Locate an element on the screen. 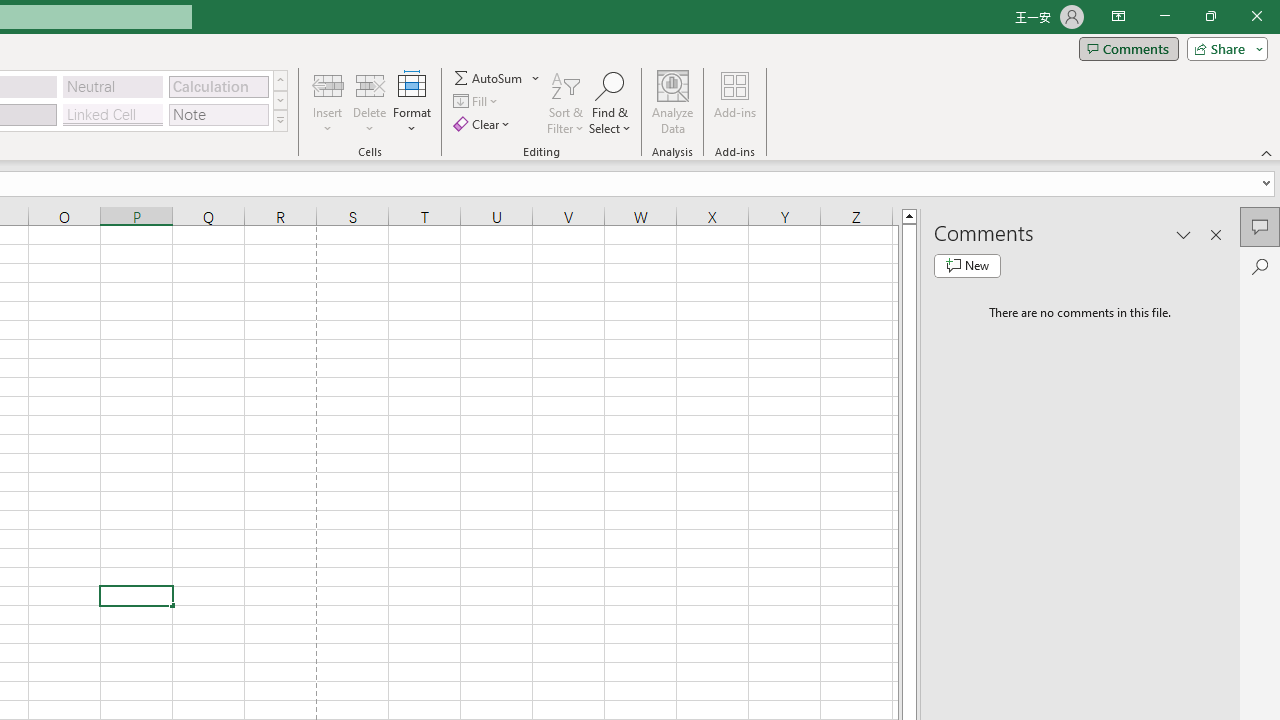  'Linked Cell' is located at coordinates (112, 114).